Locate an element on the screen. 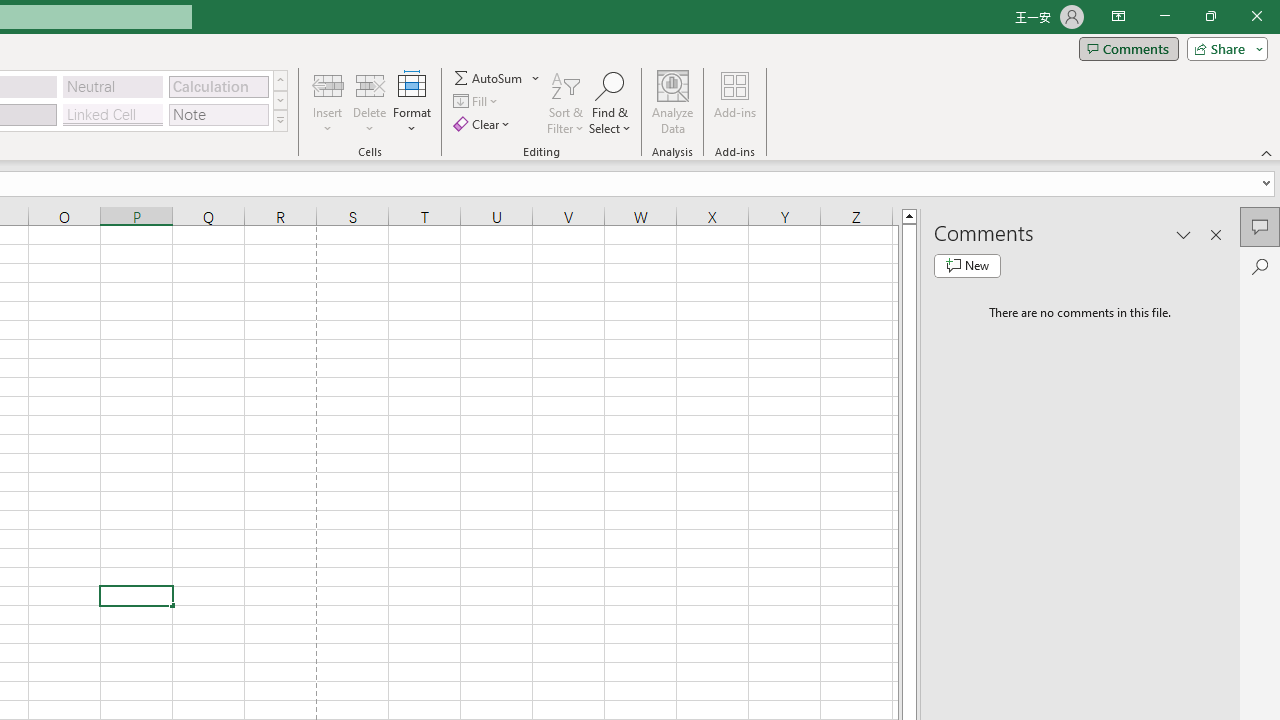  'Linked Cell' is located at coordinates (112, 114).